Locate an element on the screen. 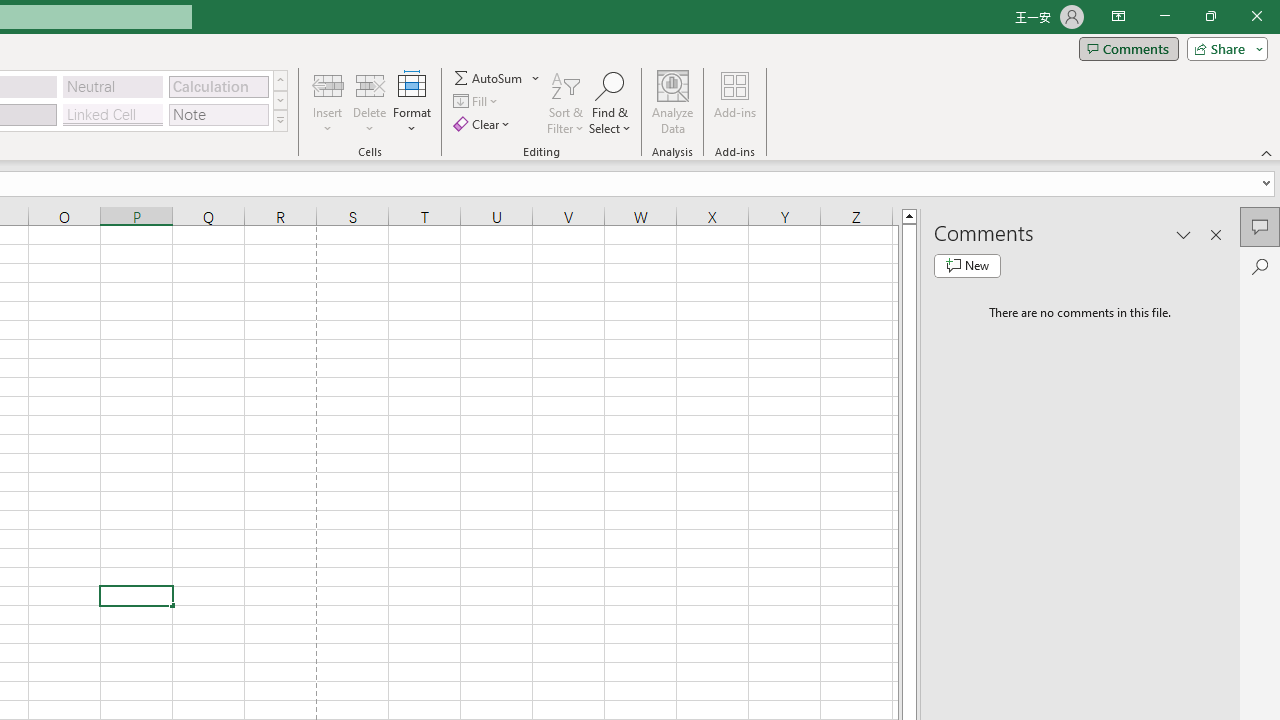  'Linked Cell' is located at coordinates (112, 114).